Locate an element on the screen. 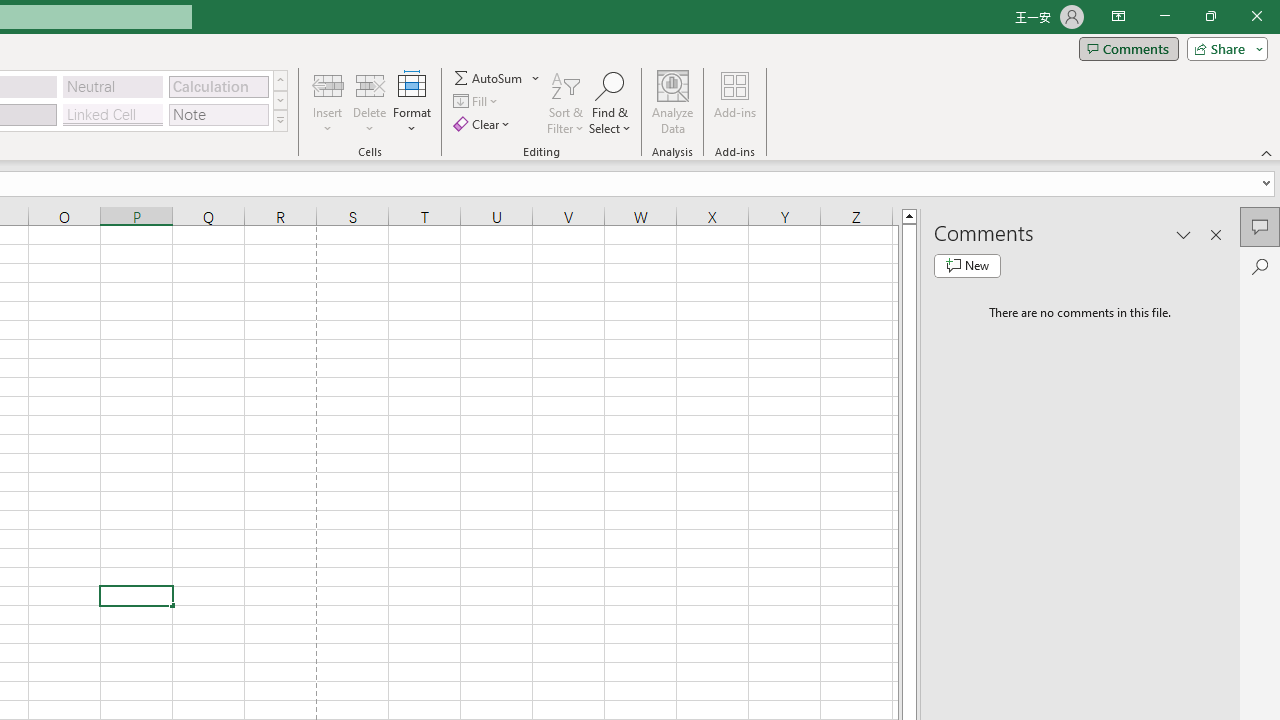  'Linked Cell' is located at coordinates (112, 114).